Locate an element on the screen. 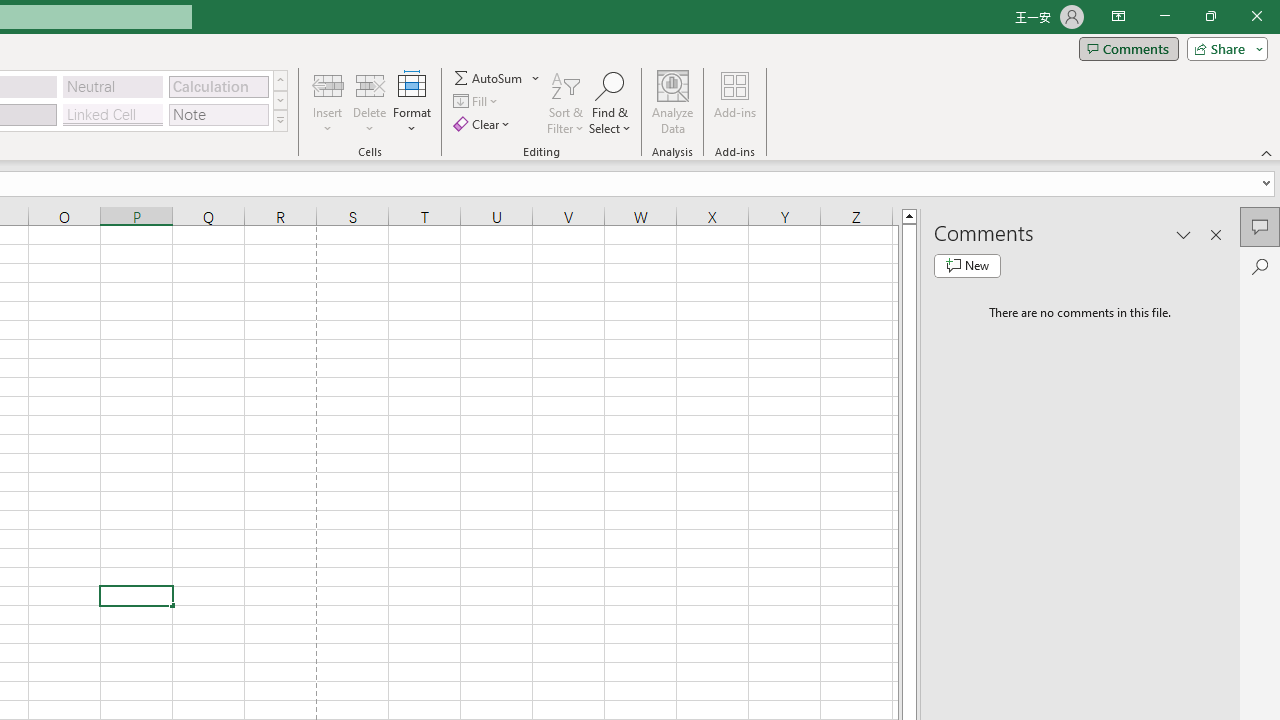  'Linked Cell' is located at coordinates (112, 114).